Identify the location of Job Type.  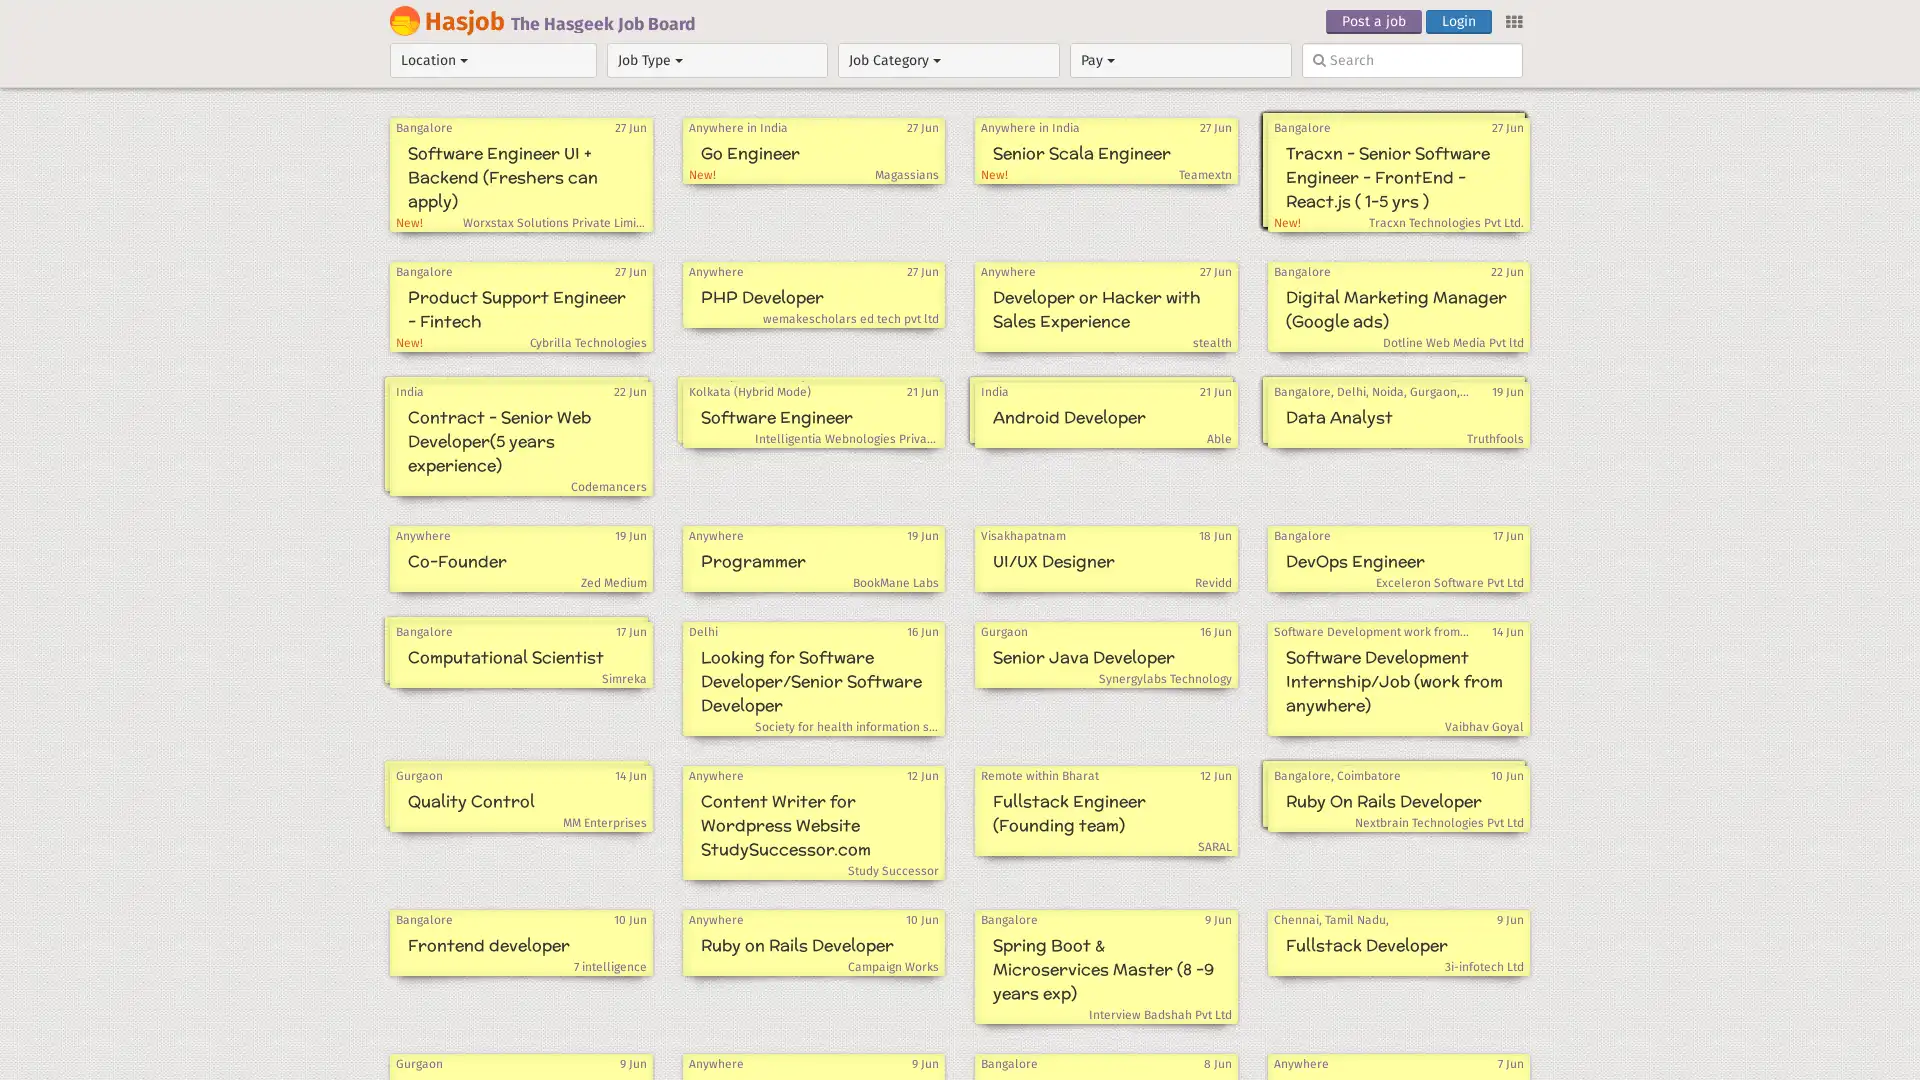
(716, 59).